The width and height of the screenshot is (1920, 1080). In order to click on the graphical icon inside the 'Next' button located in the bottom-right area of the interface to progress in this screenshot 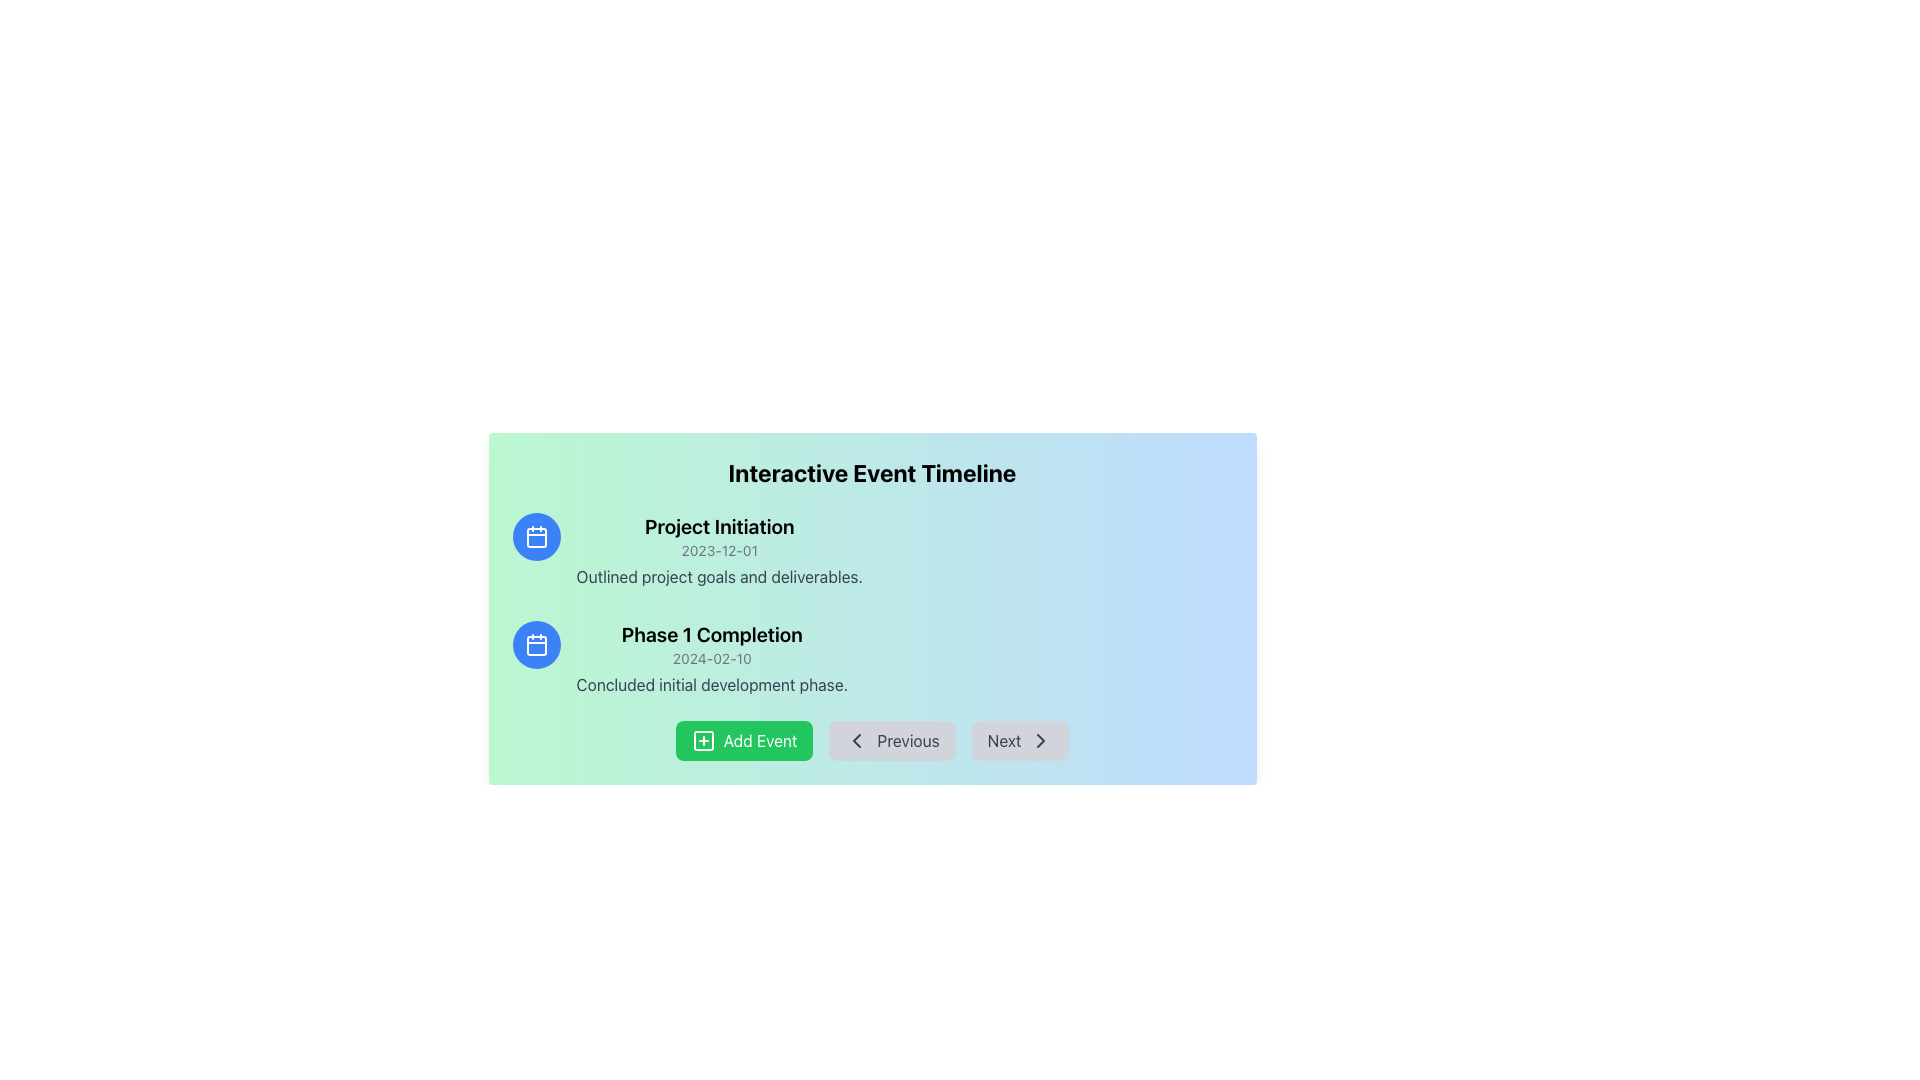, I will do `click(1040, 740)`.